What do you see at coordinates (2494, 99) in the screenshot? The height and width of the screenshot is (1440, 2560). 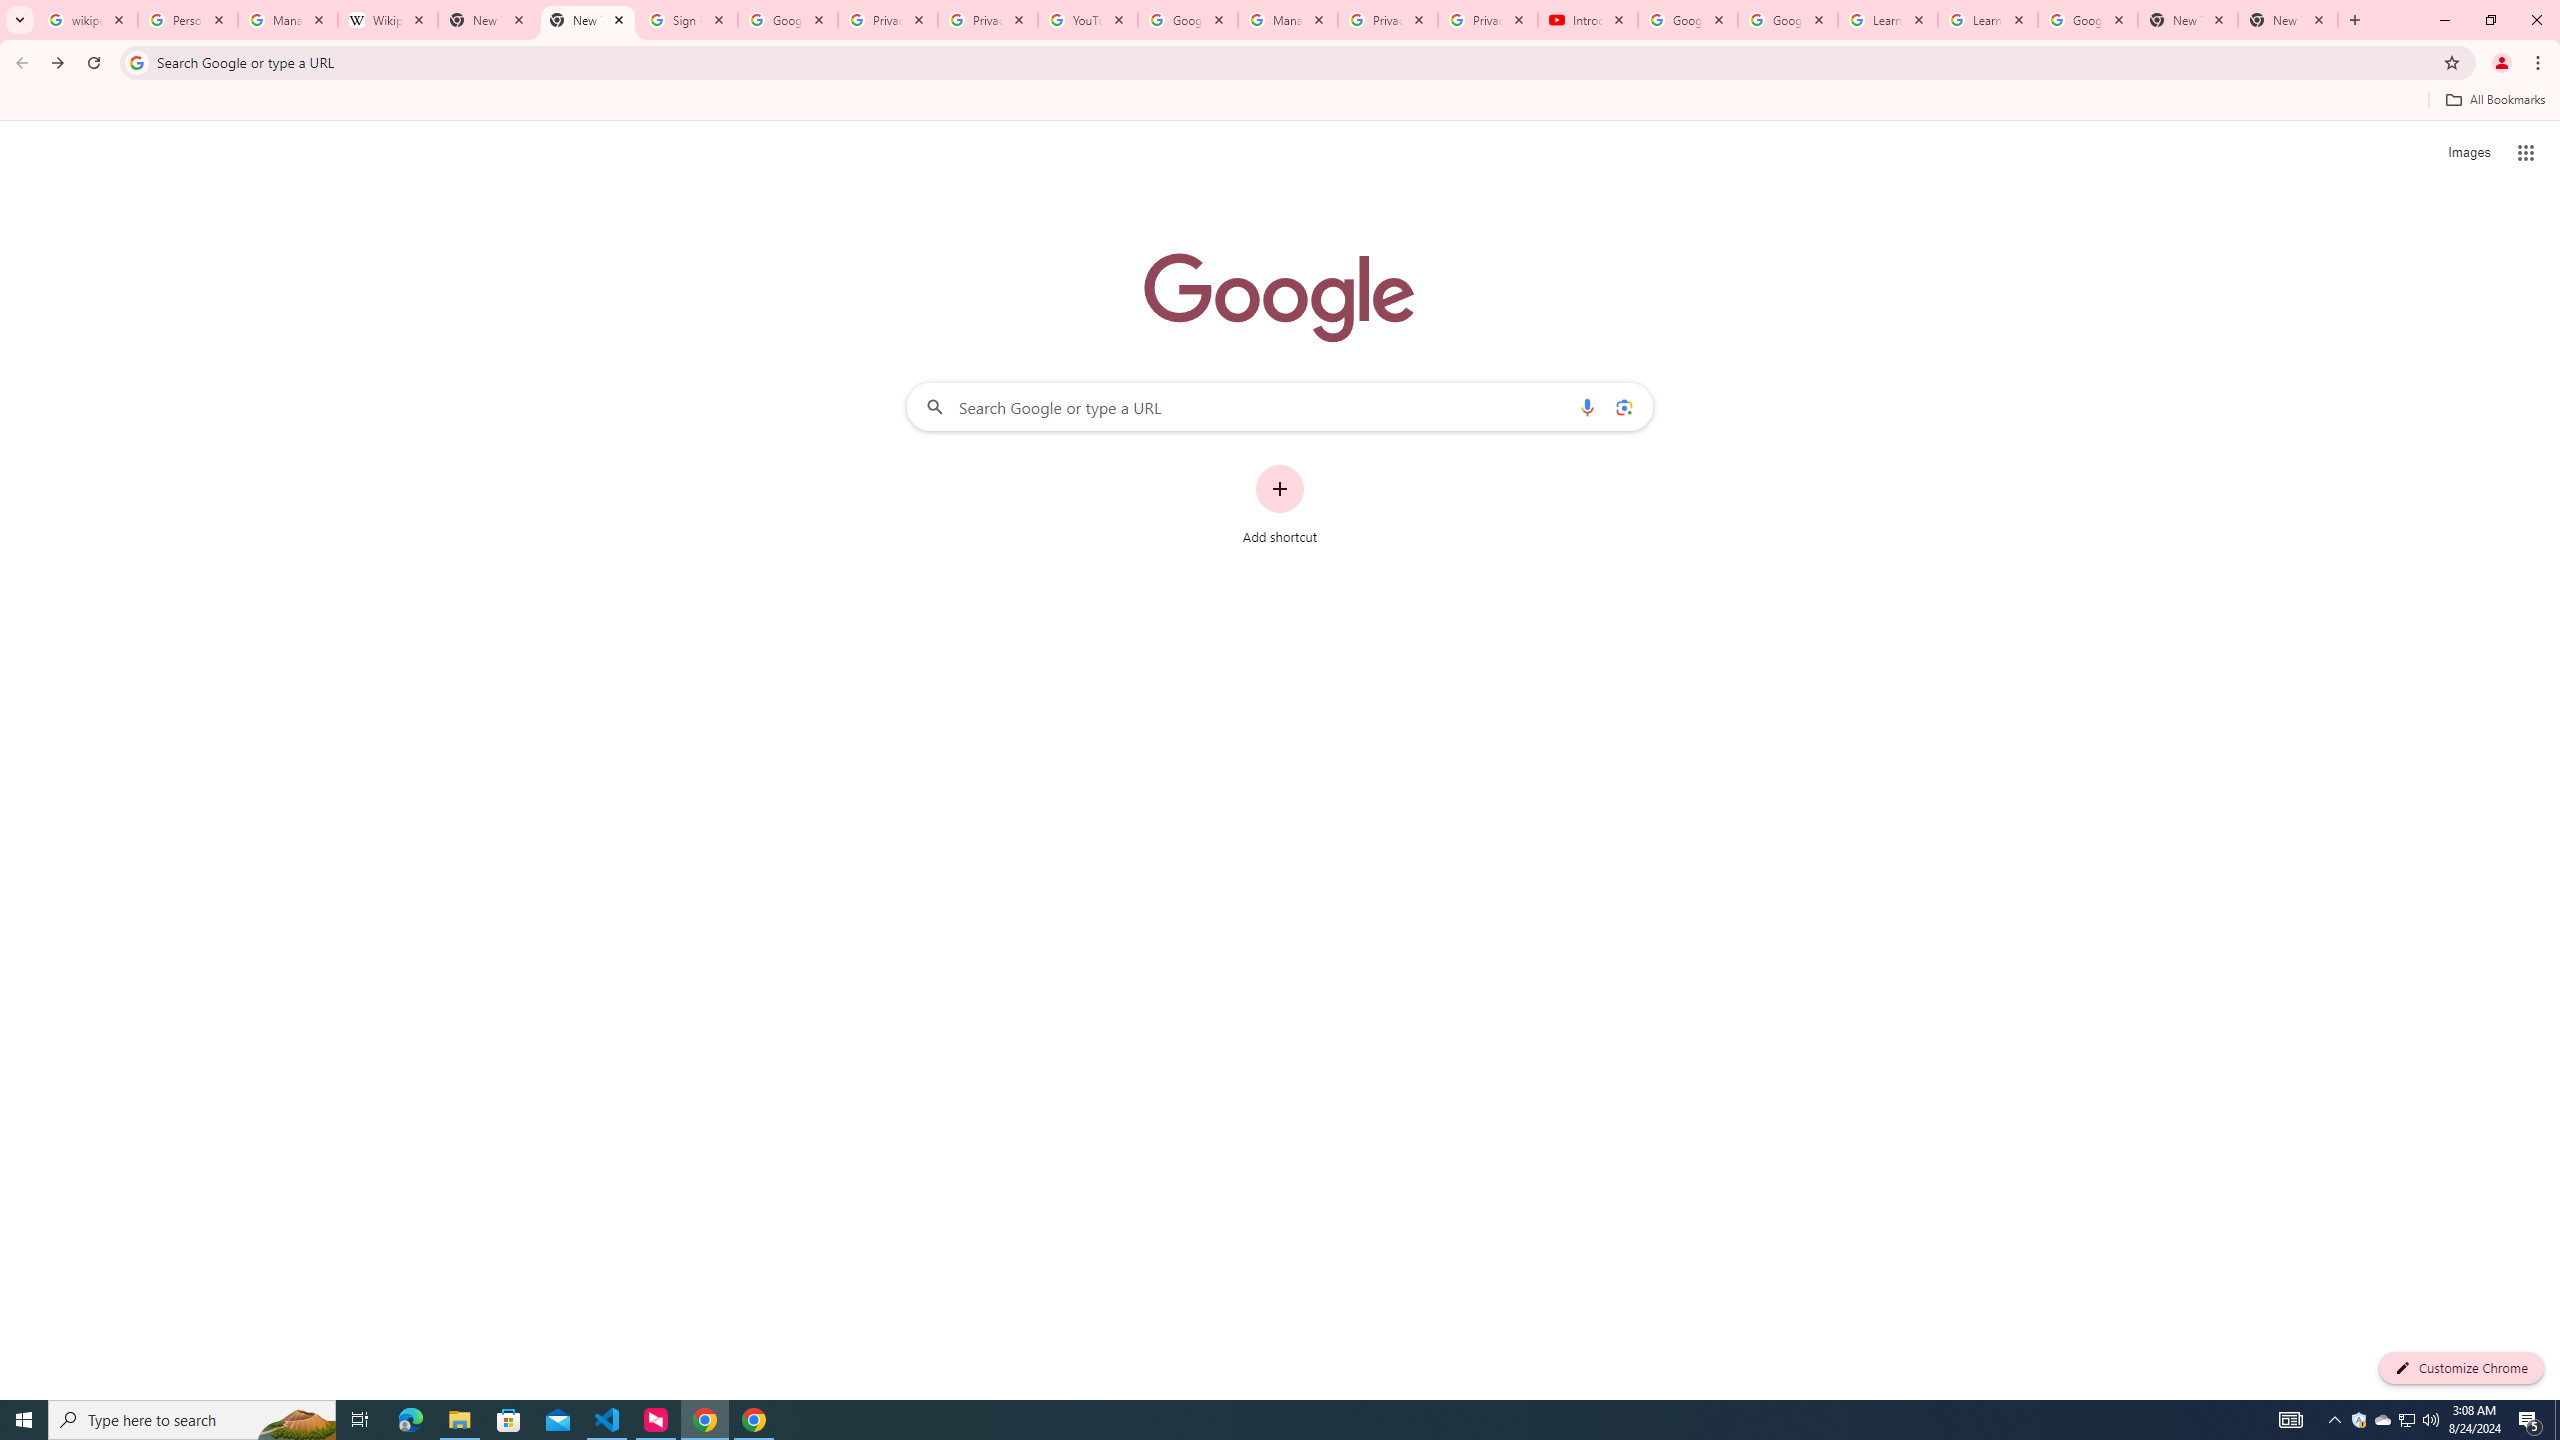 I see `'All Bookmarks'` at bounding box center [2494, 99].